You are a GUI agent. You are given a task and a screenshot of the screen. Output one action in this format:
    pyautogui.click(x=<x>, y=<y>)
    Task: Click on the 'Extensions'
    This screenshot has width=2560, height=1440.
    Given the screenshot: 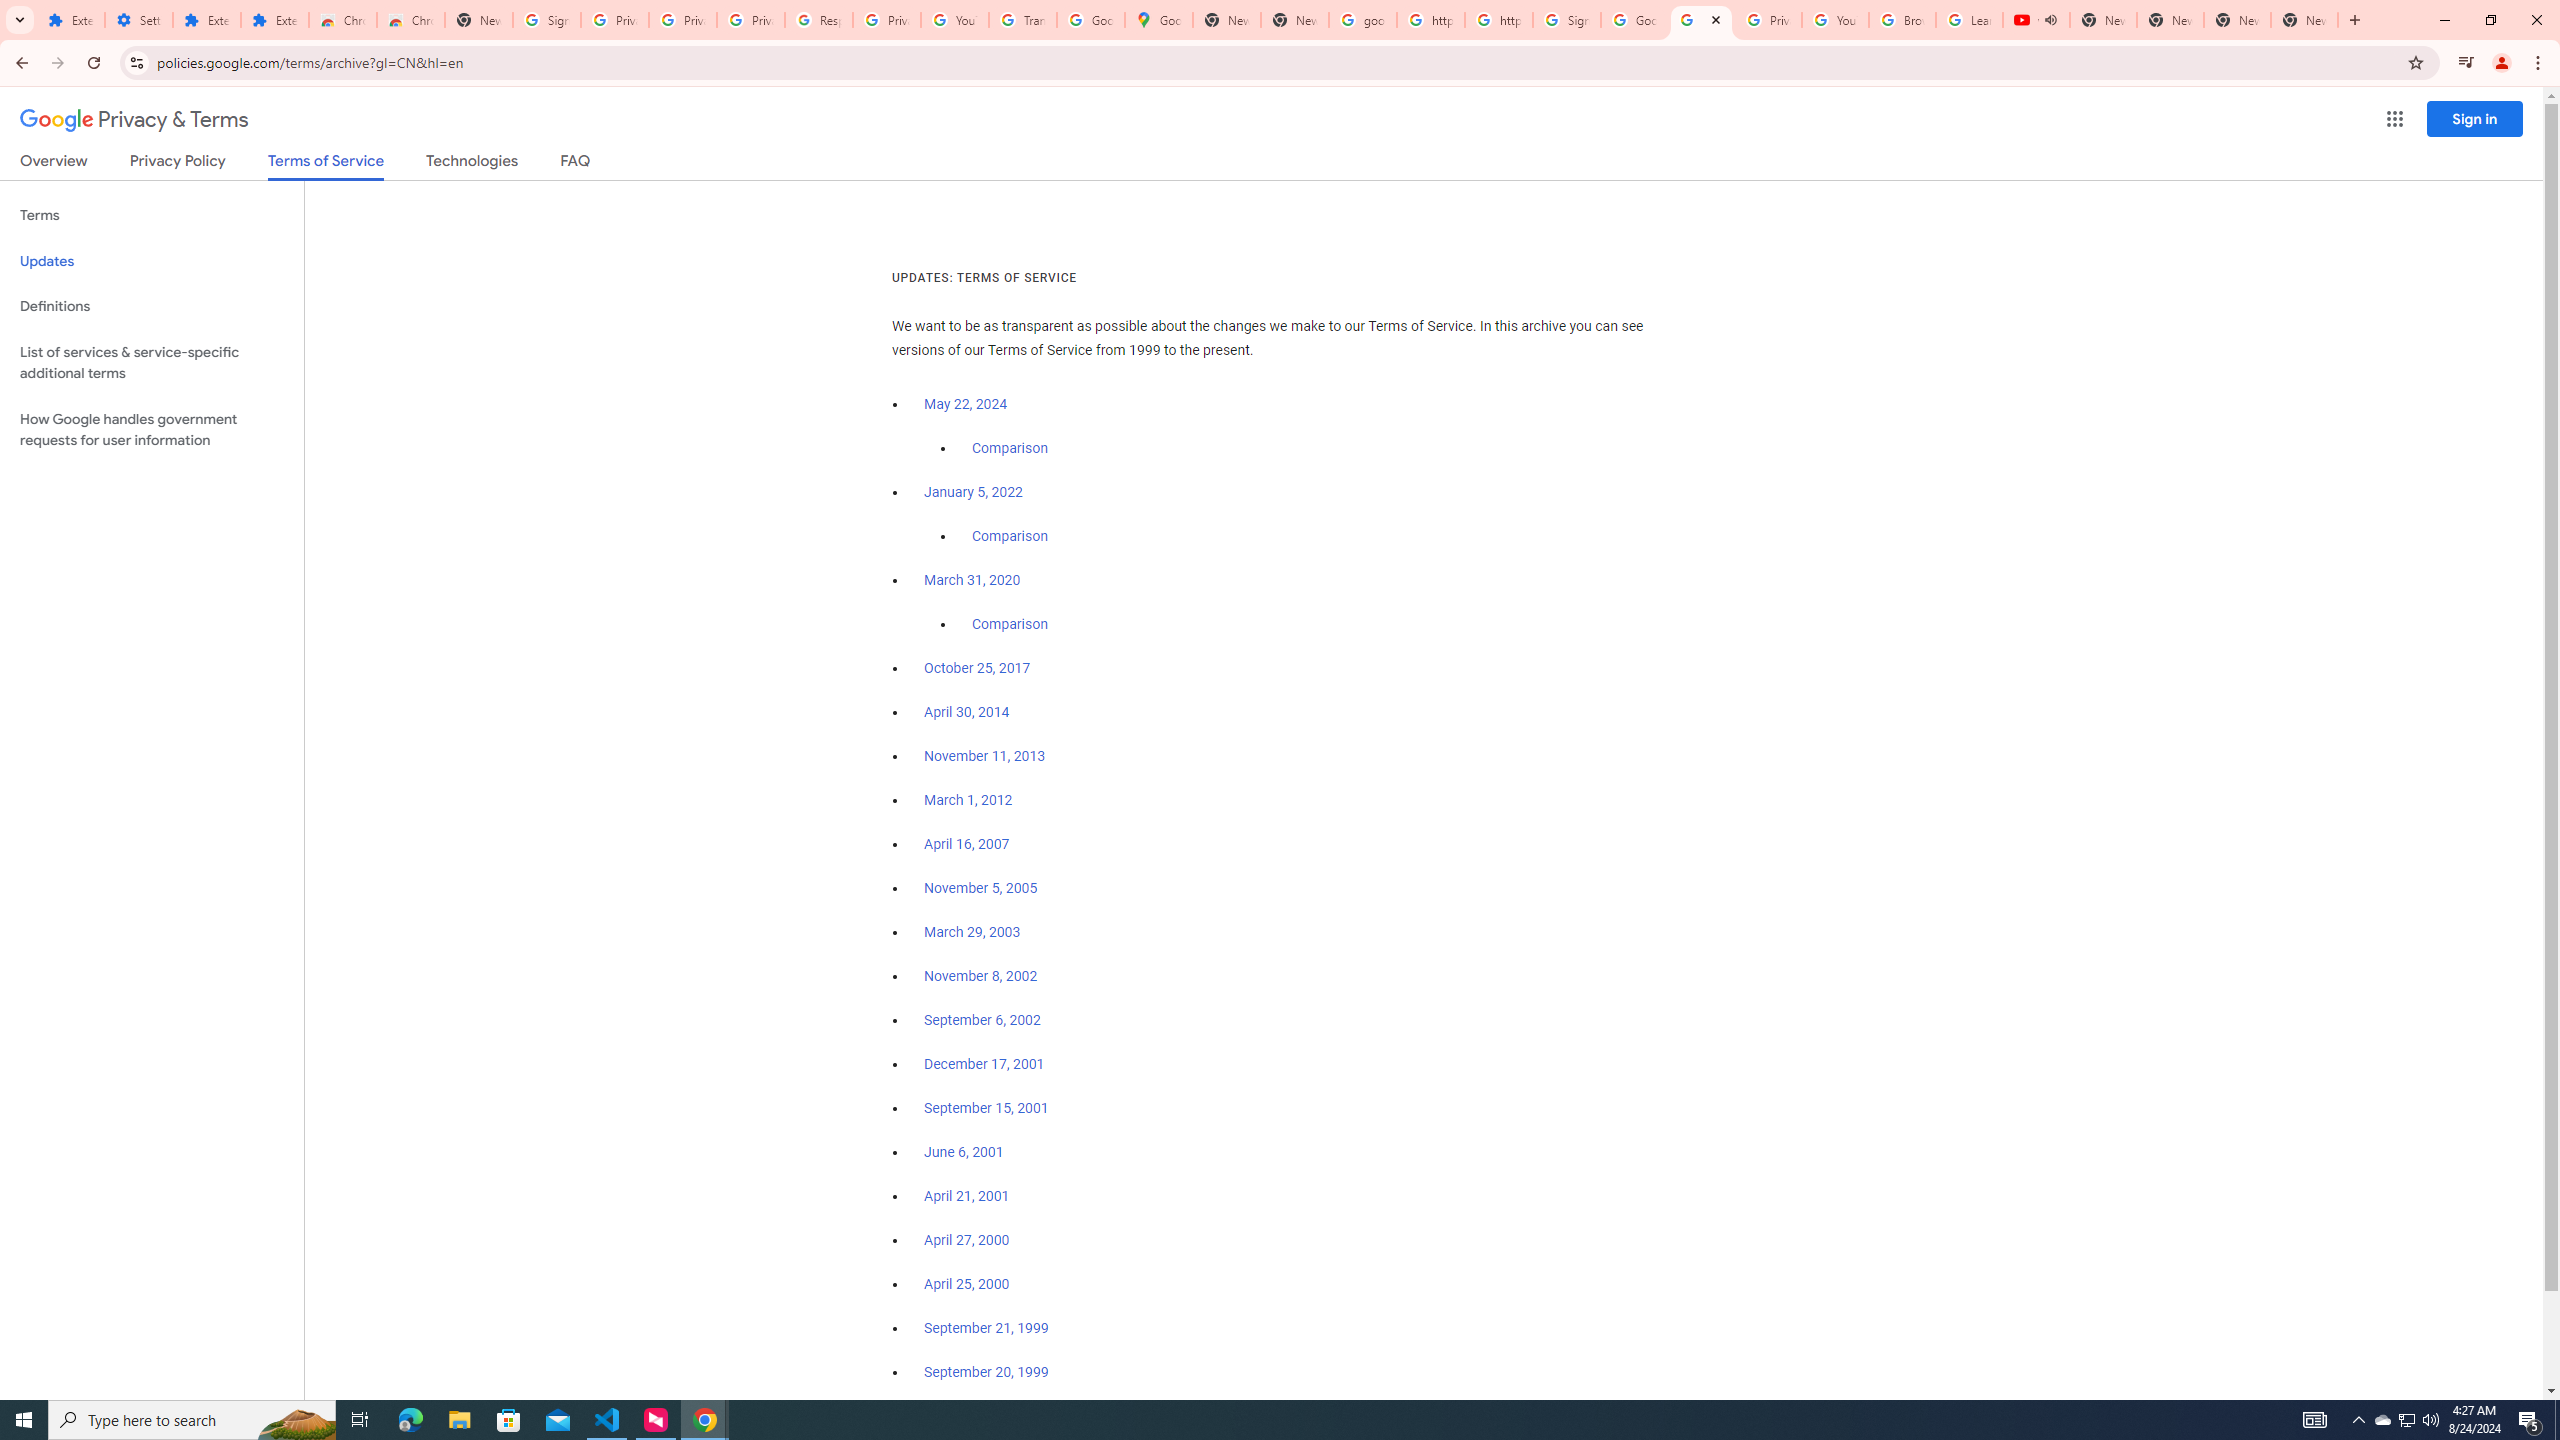 What is the action you would take?
    pyautogui.click(x=207, y=19)
    